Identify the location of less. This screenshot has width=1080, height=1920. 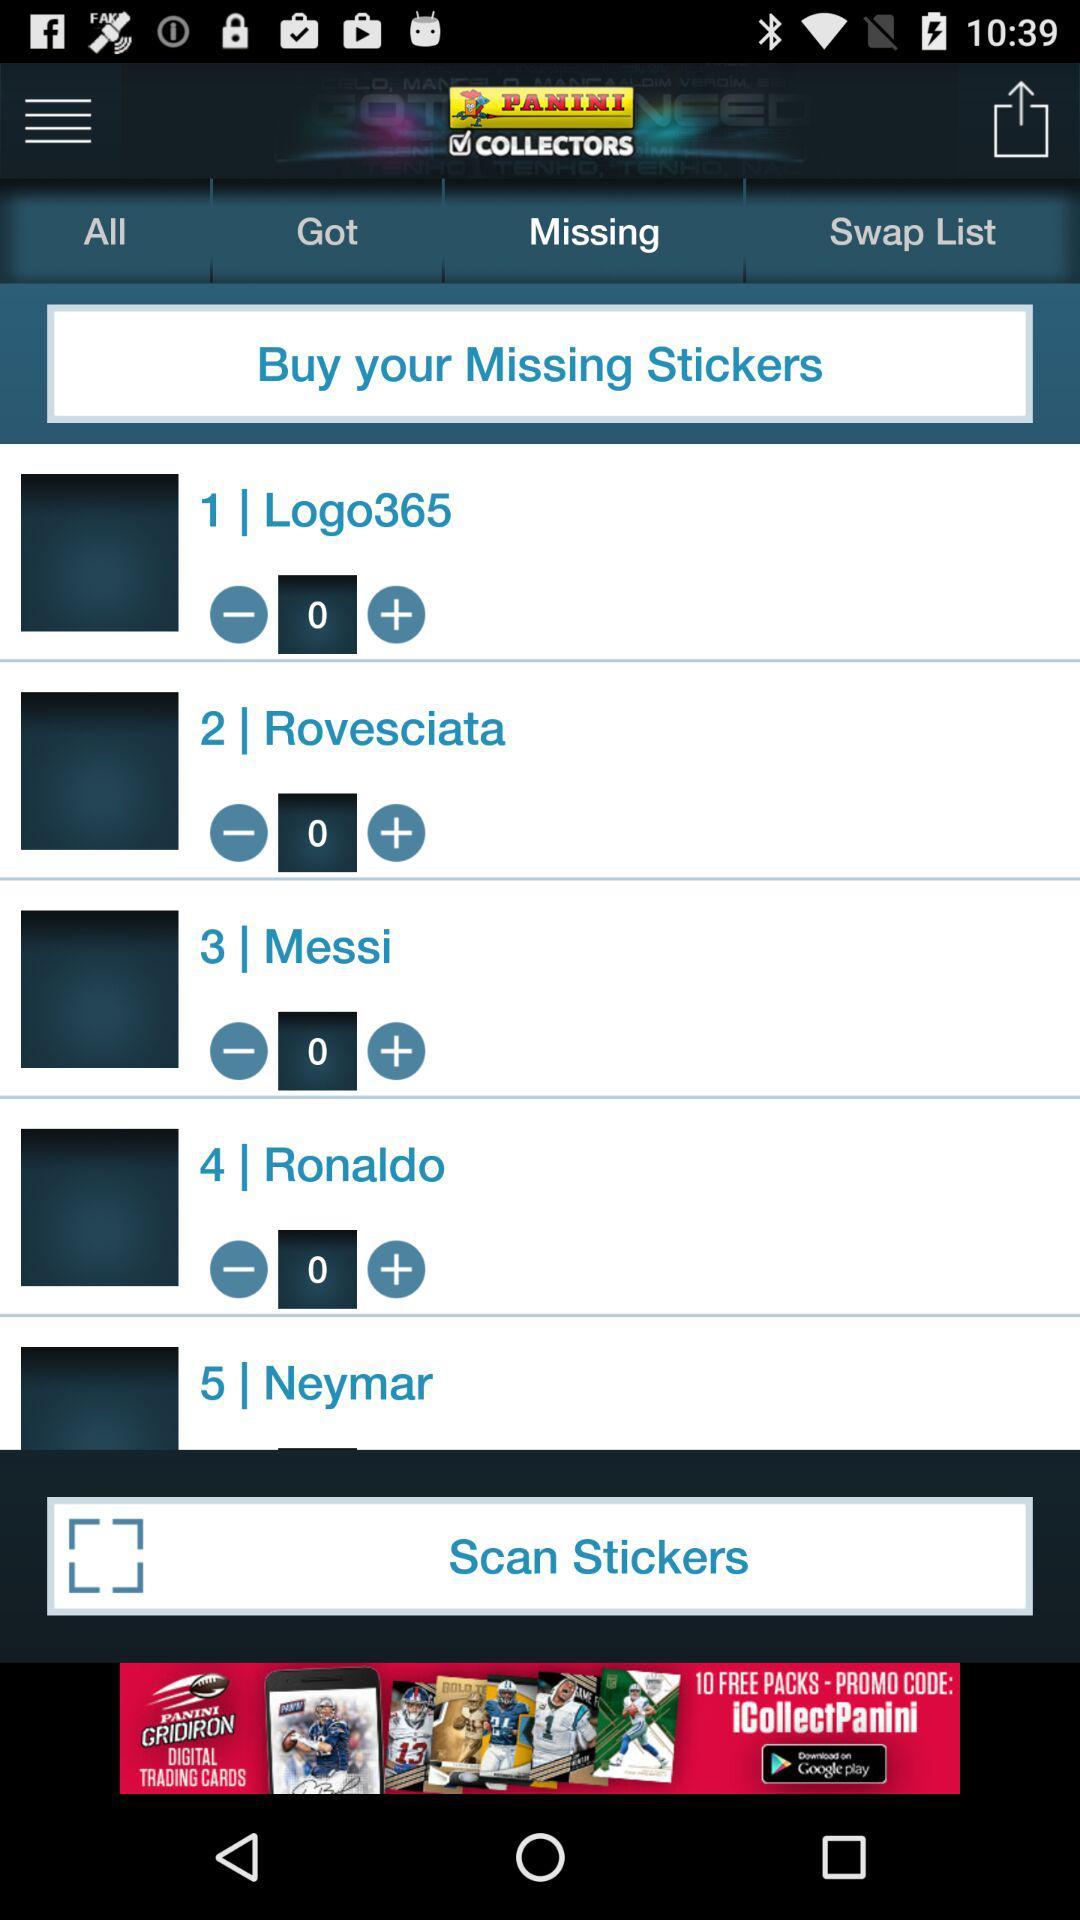
(237, 1050).